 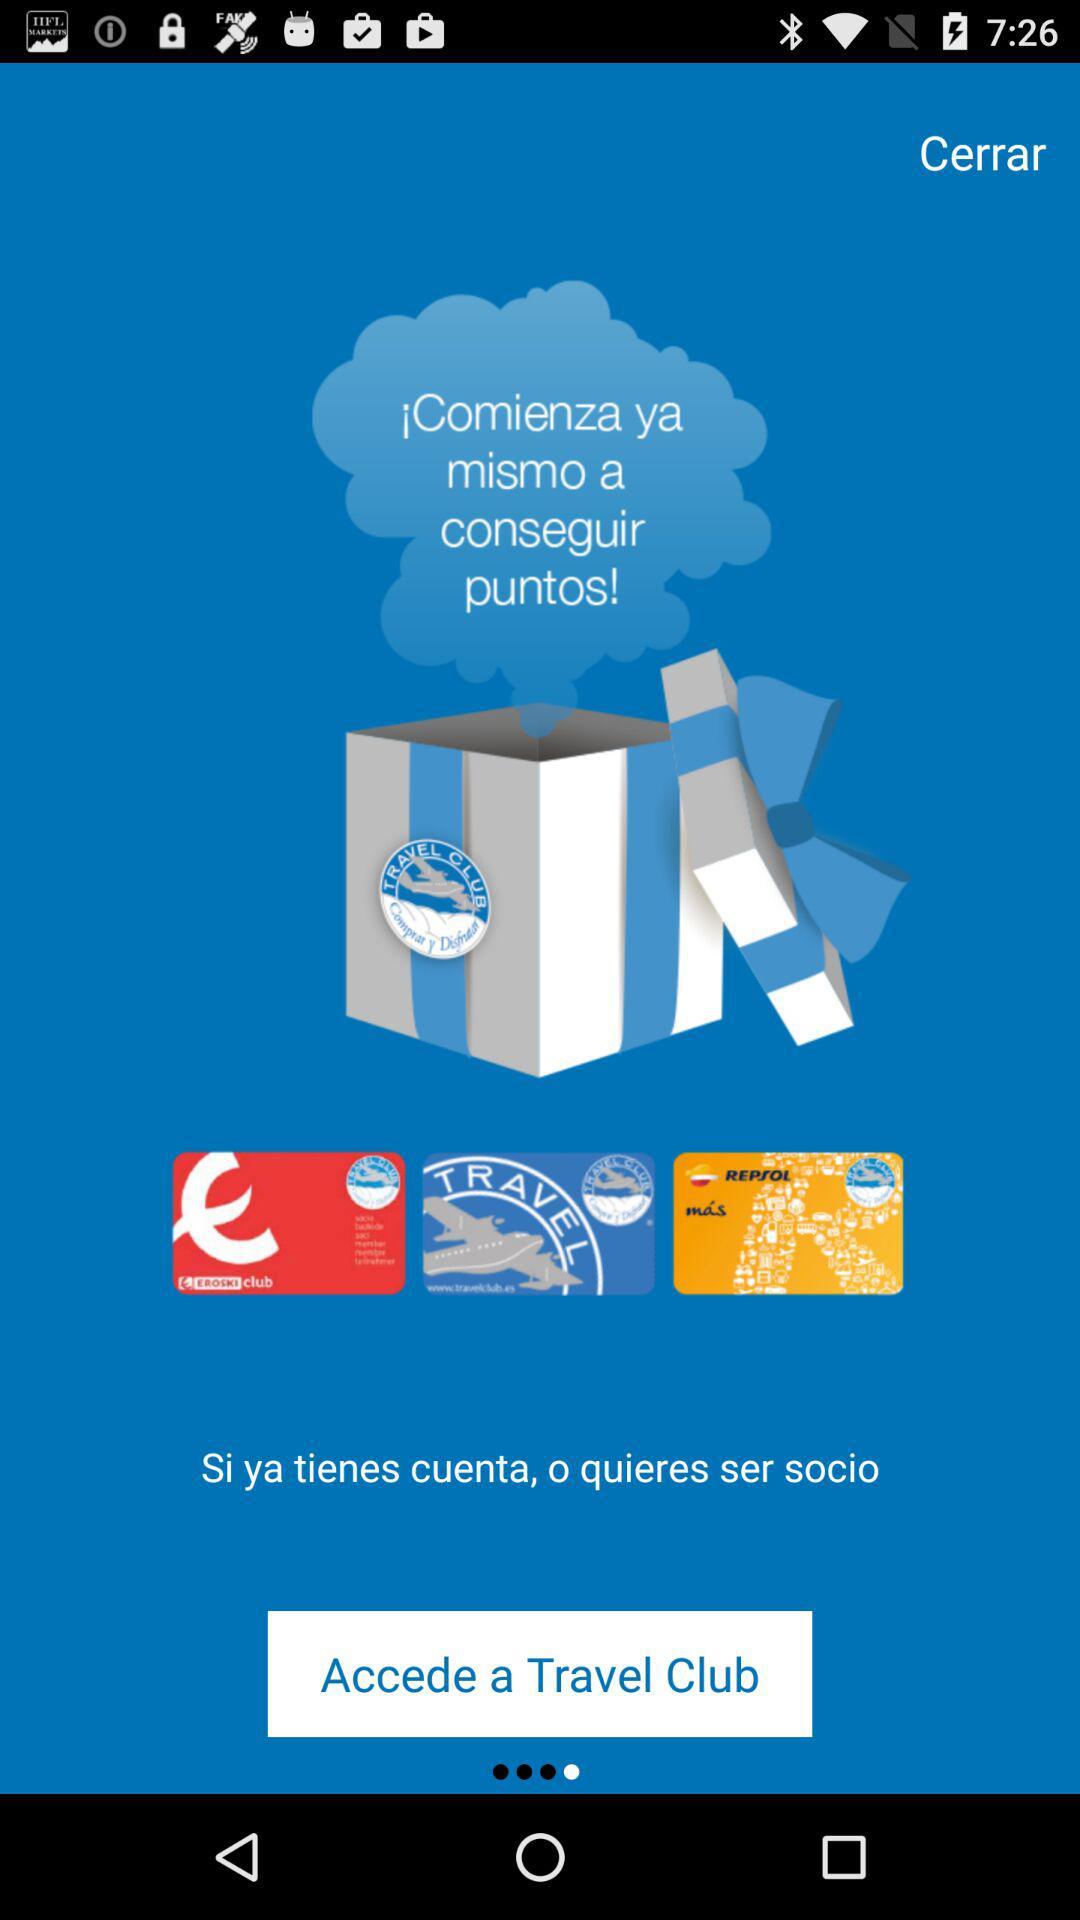 What do you see at coordinates (981, 151) in the screenshot?
I see `the cerrar item` at bounding box center [981, 151].